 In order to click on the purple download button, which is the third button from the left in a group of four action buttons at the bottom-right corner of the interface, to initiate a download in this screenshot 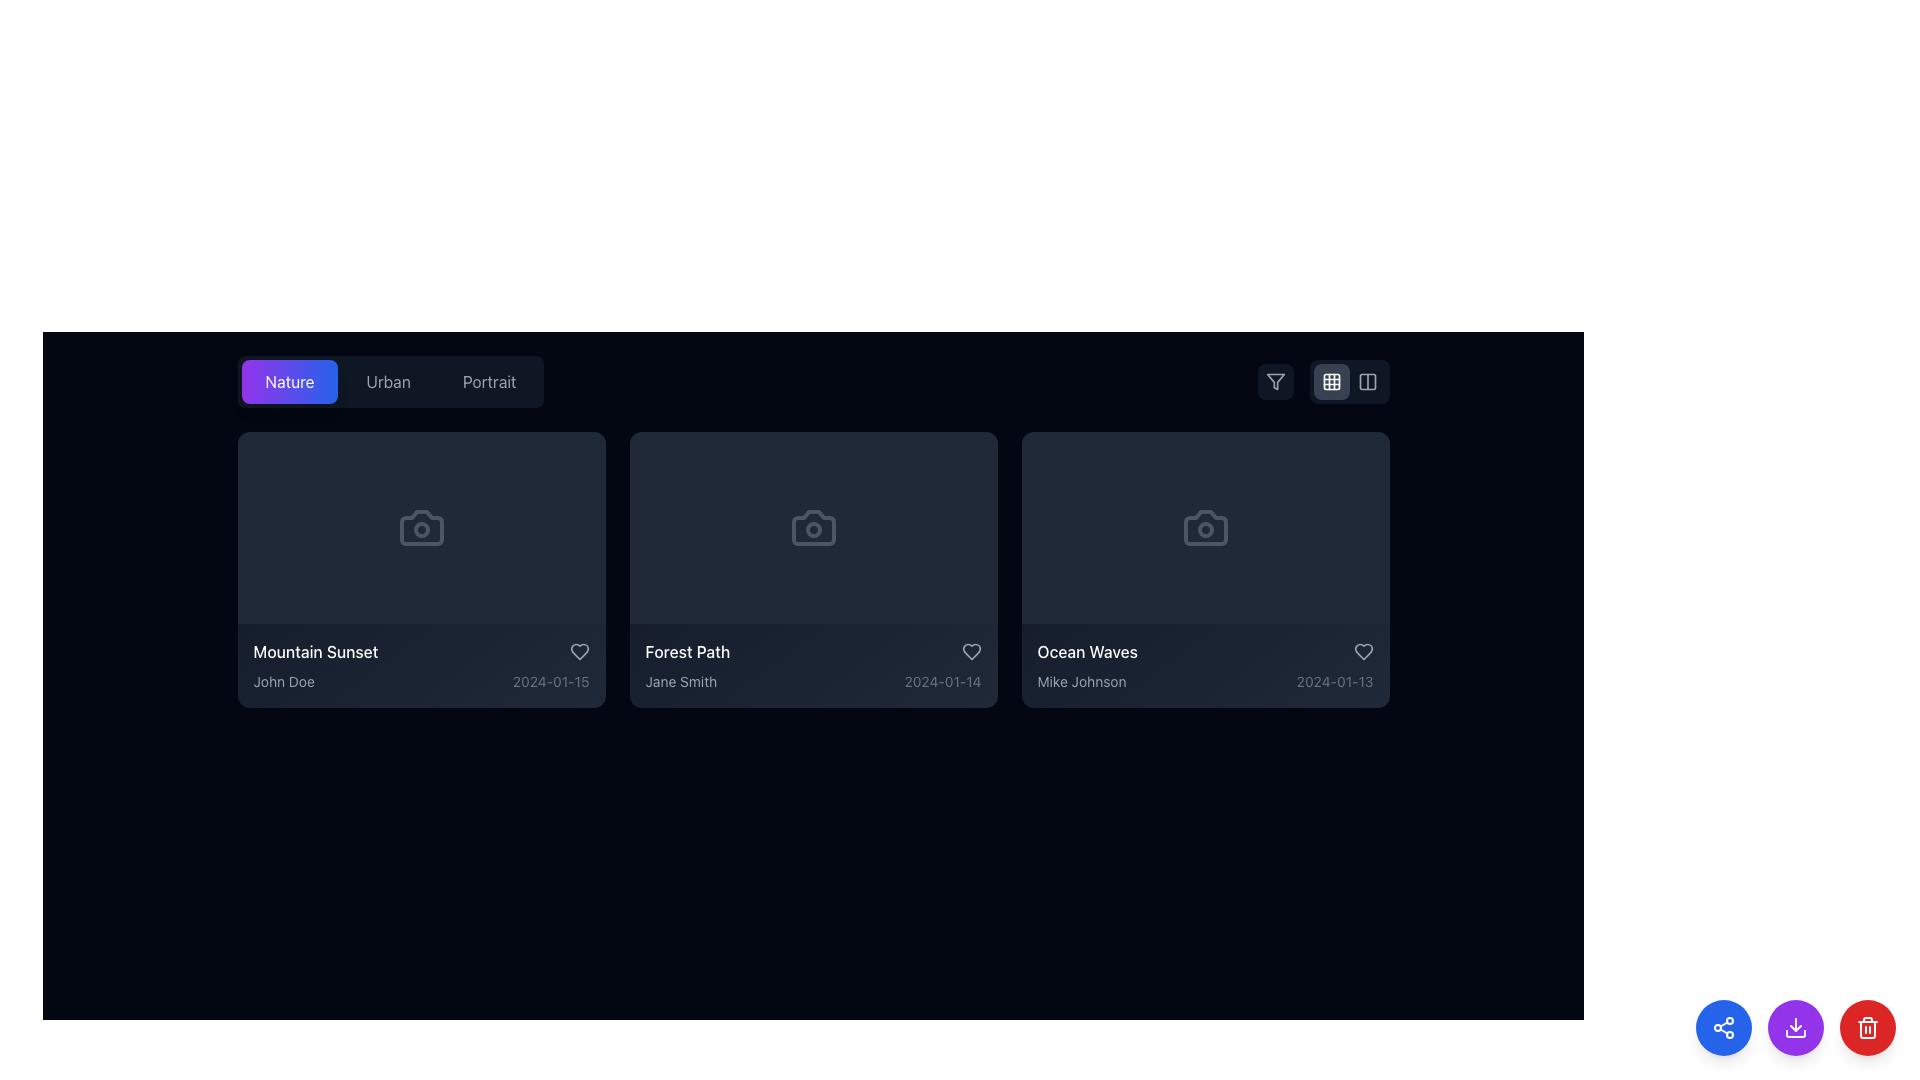, I will do `click(1795, 1028)`.